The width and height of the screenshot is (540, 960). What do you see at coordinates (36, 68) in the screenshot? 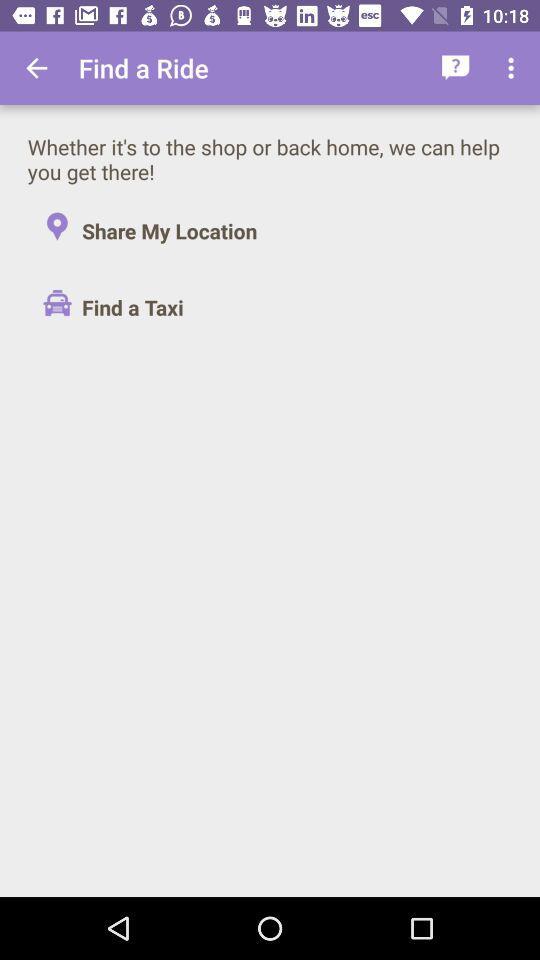
I see `the app next to the find a ride` at bounding box center [36, 68].